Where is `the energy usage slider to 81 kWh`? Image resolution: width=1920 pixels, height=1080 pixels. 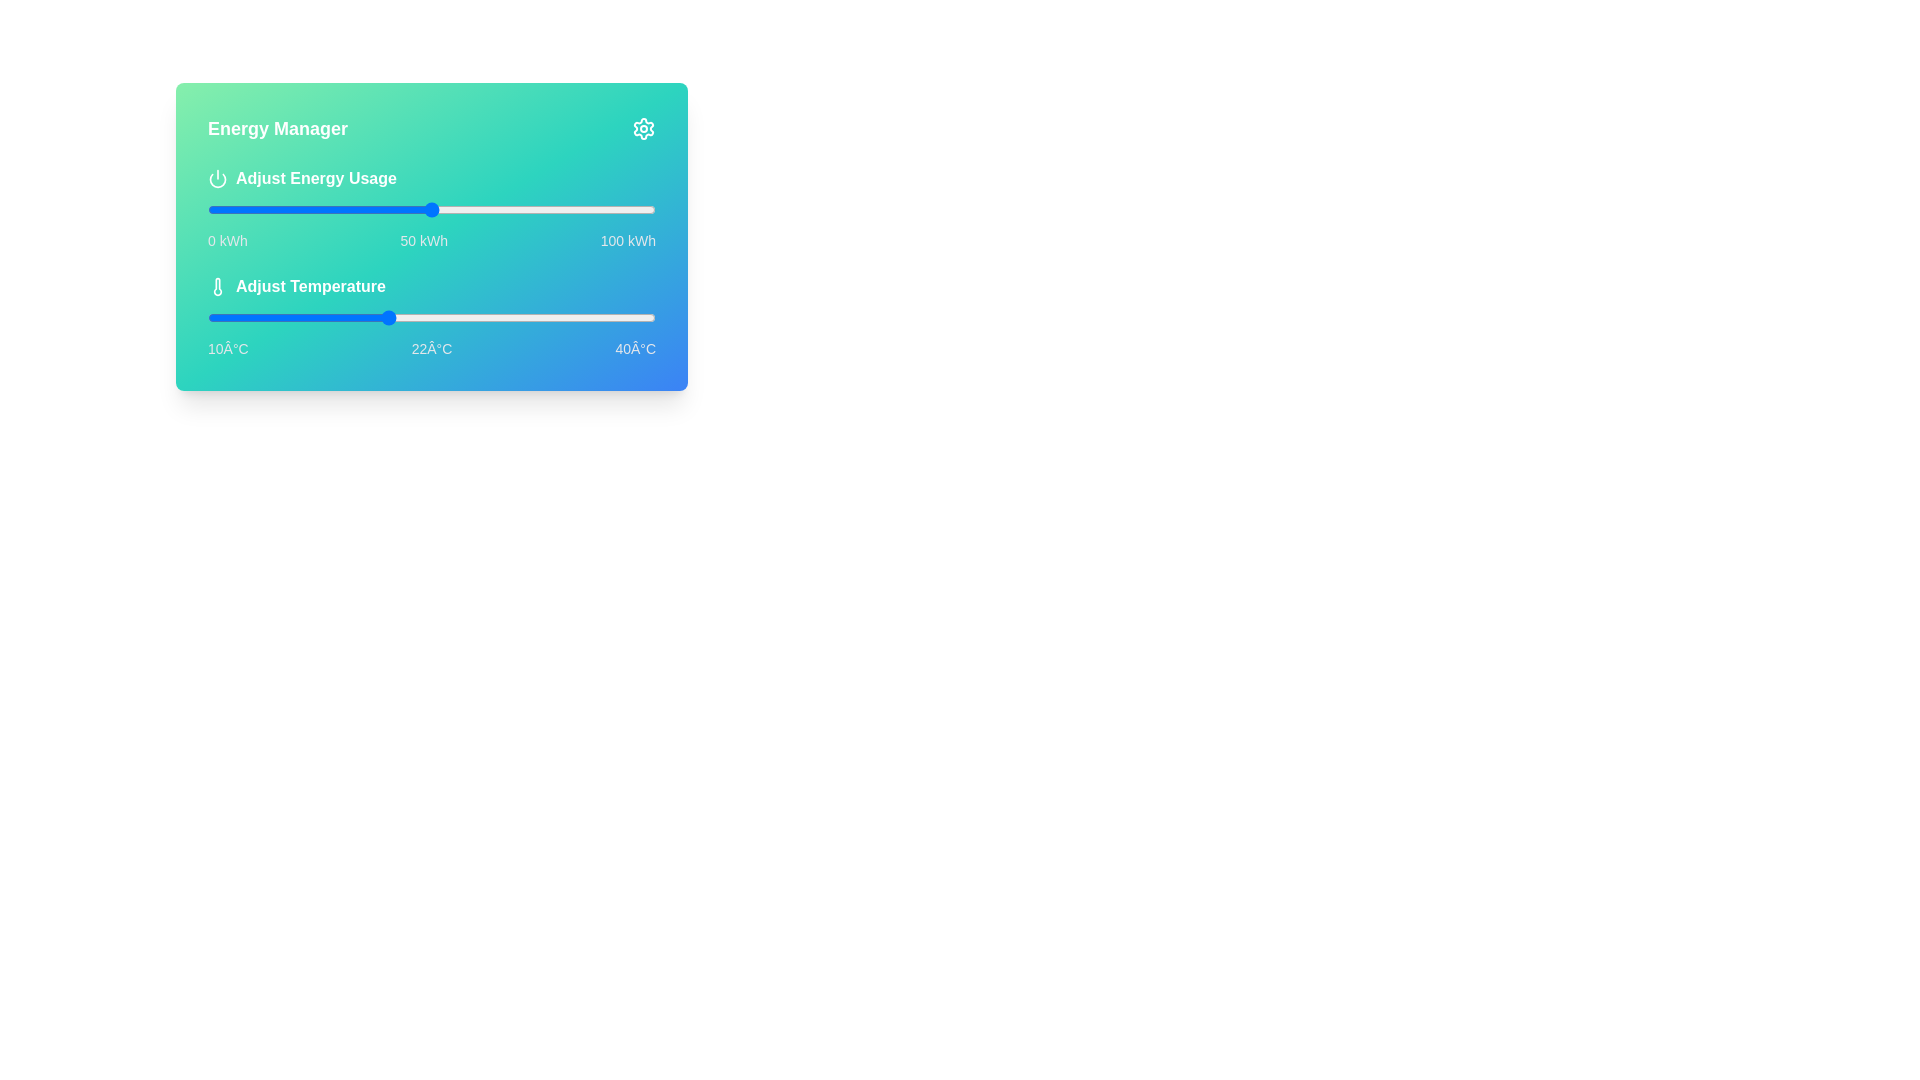 the energy usage slider to 81 kWh is located at coordinates (569, 209).